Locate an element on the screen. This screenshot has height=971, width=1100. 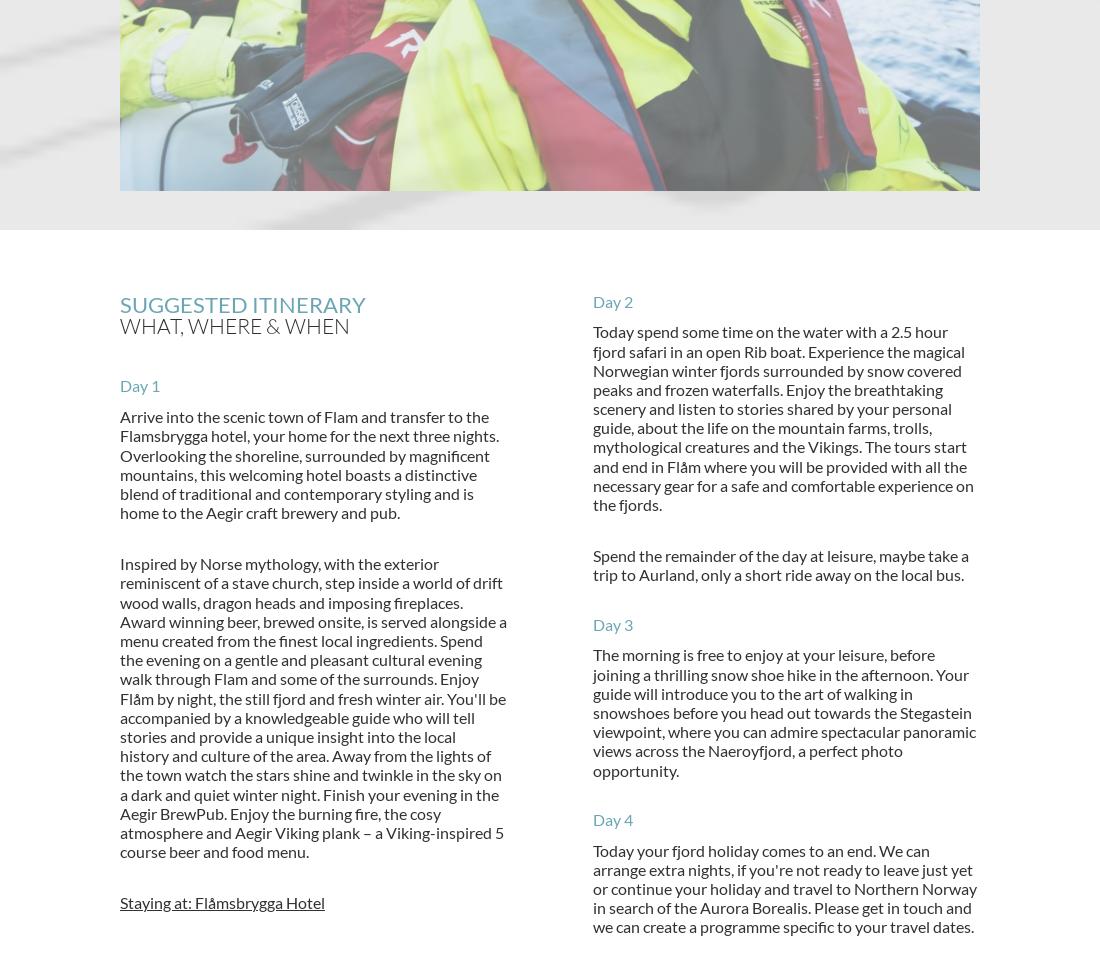
'Day 4' is located at coordinates (592, 817).